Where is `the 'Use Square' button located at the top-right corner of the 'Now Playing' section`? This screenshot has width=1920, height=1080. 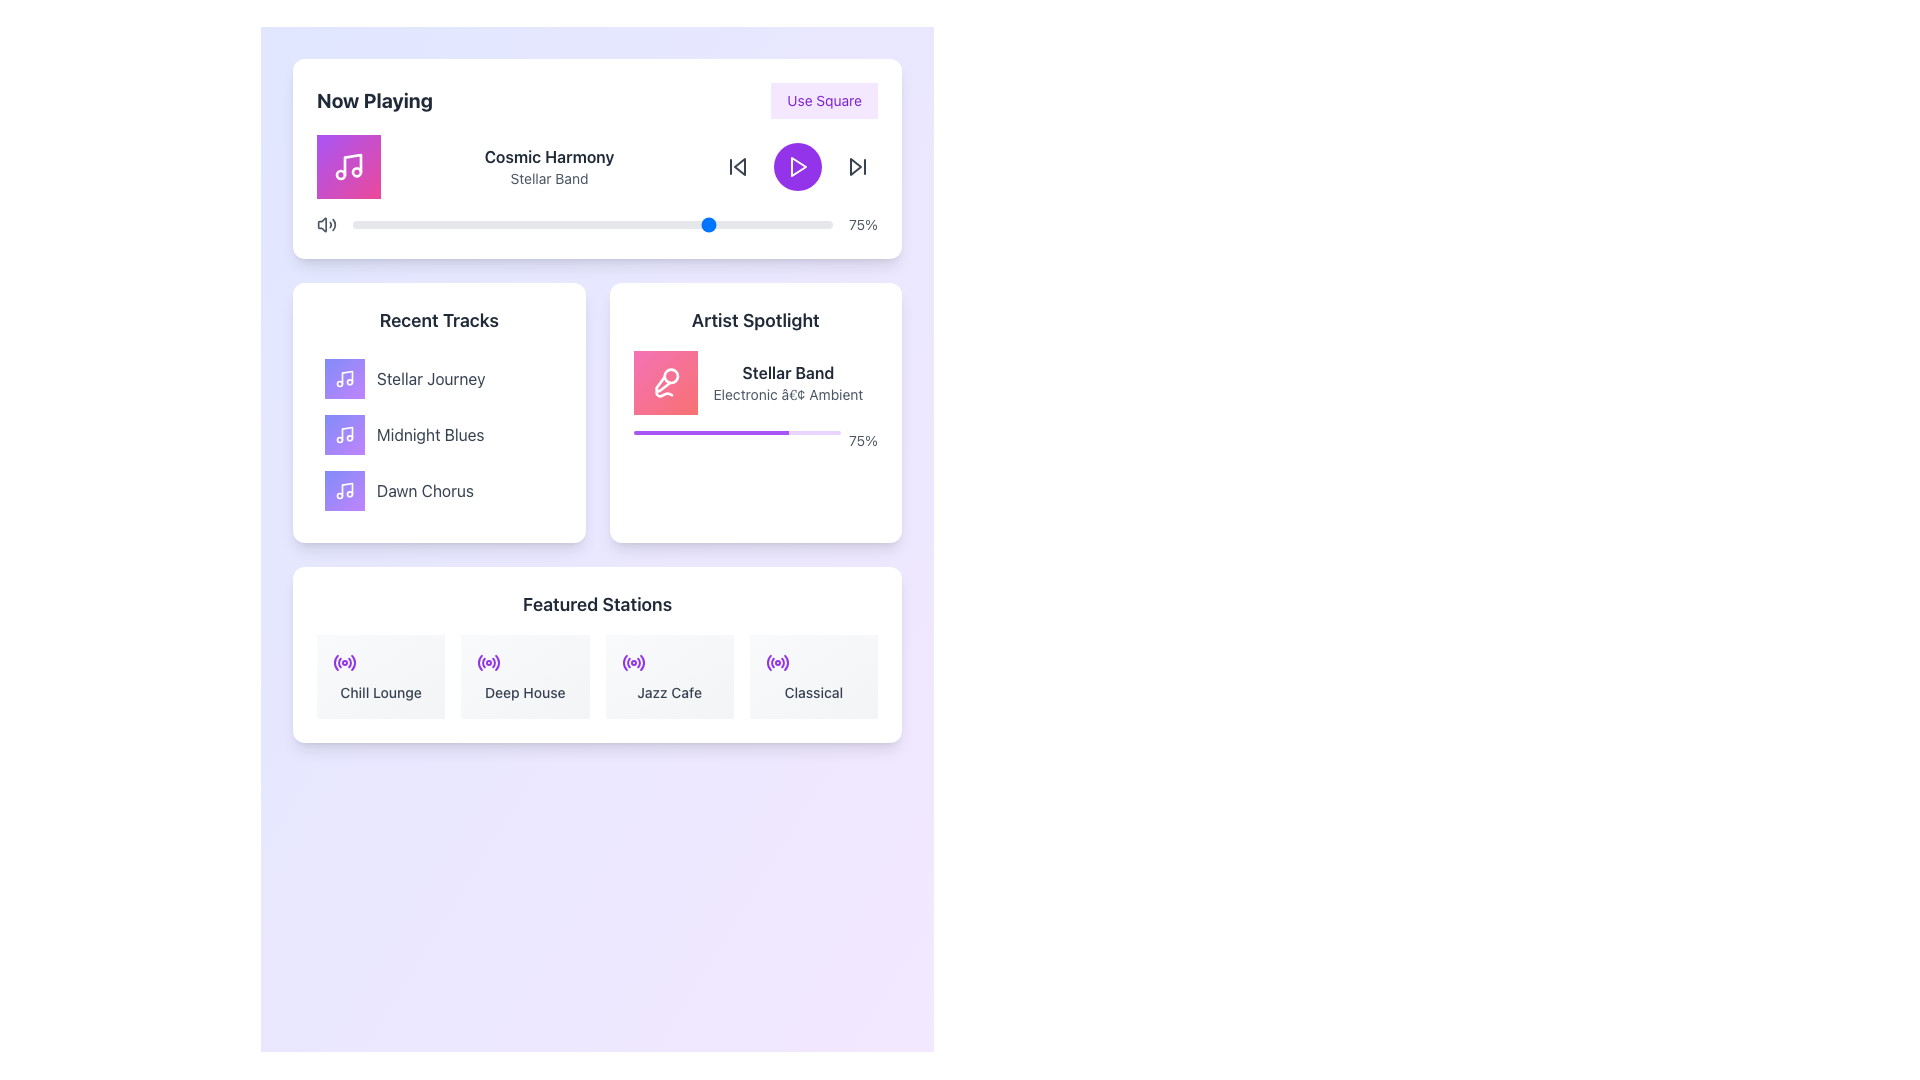
the 'Use Square' button located at the top-right corner of the 'Now Playing' section is located at coordinates (824, 100).